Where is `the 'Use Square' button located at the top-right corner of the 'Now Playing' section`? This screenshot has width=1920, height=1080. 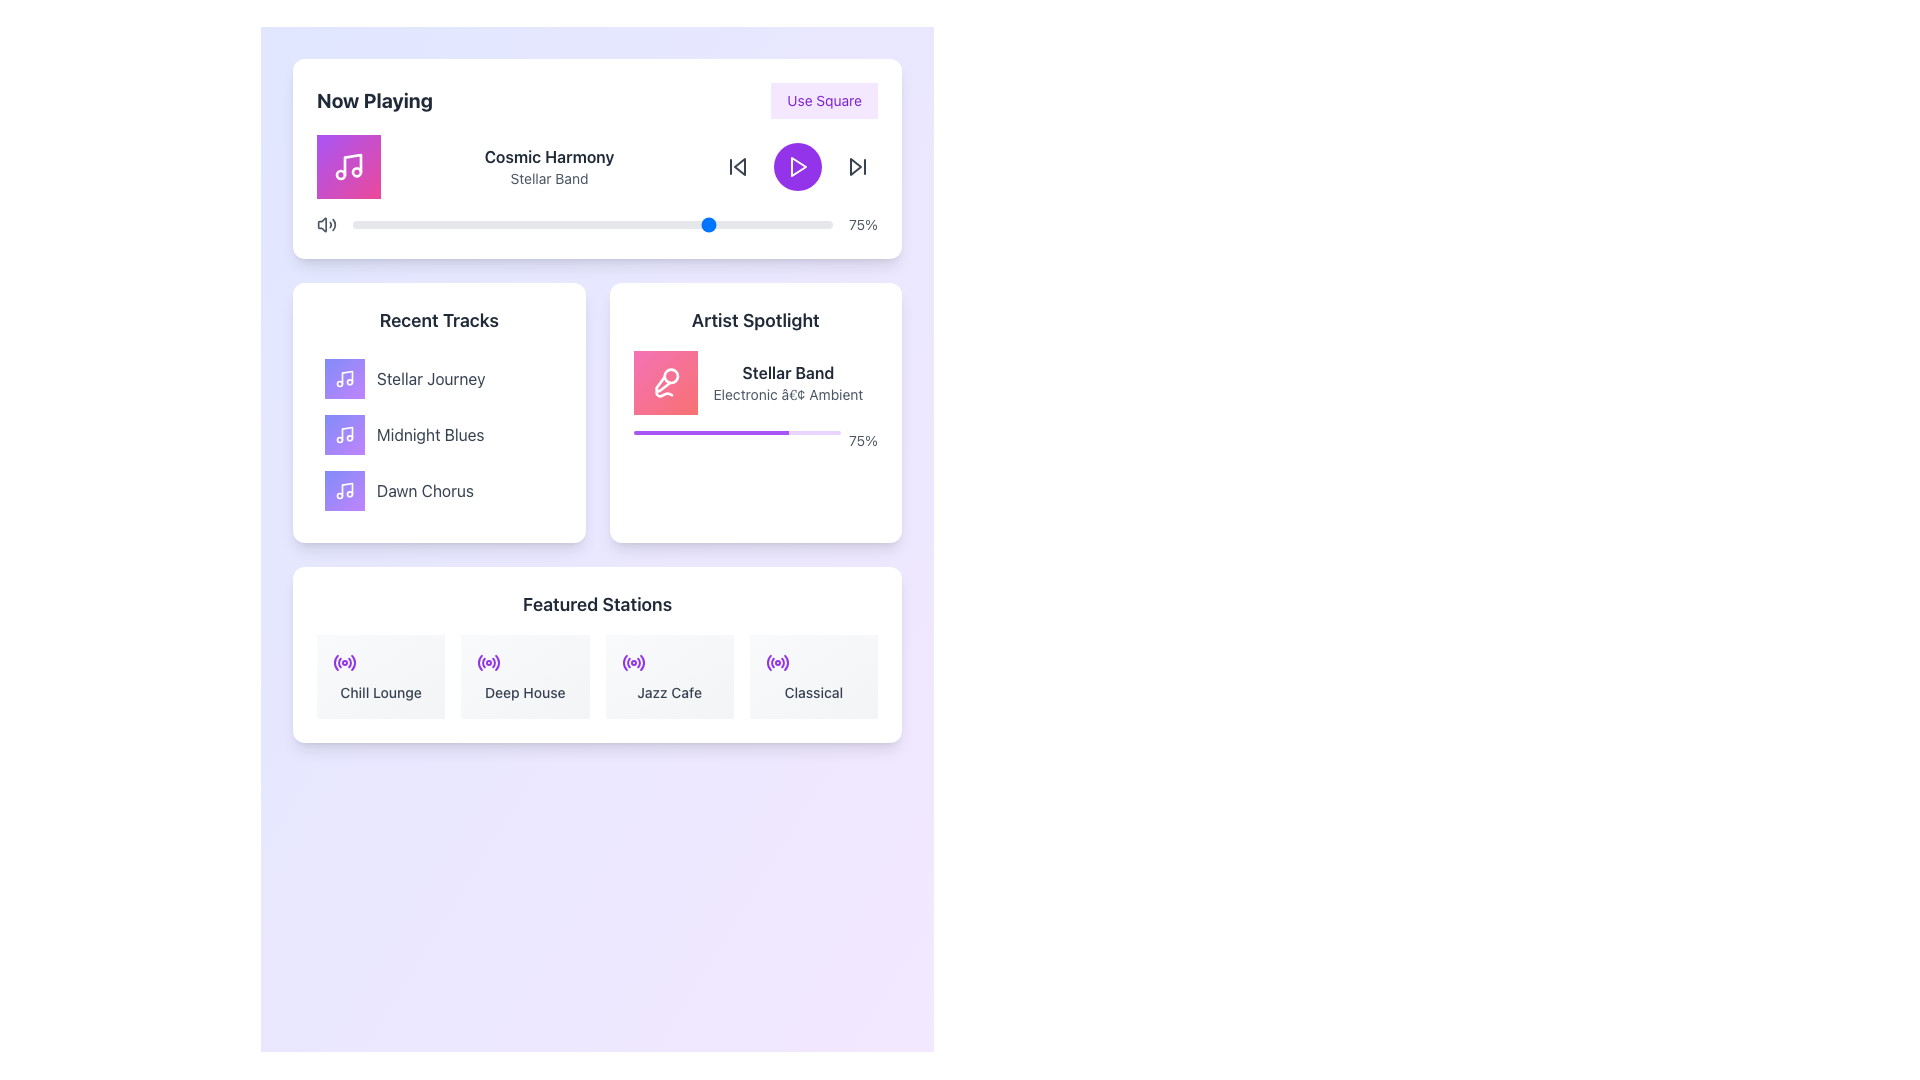
the 'Use Square' button located at the top-right corner of the 'Now Playing' section is located at coordinates (824, 100).